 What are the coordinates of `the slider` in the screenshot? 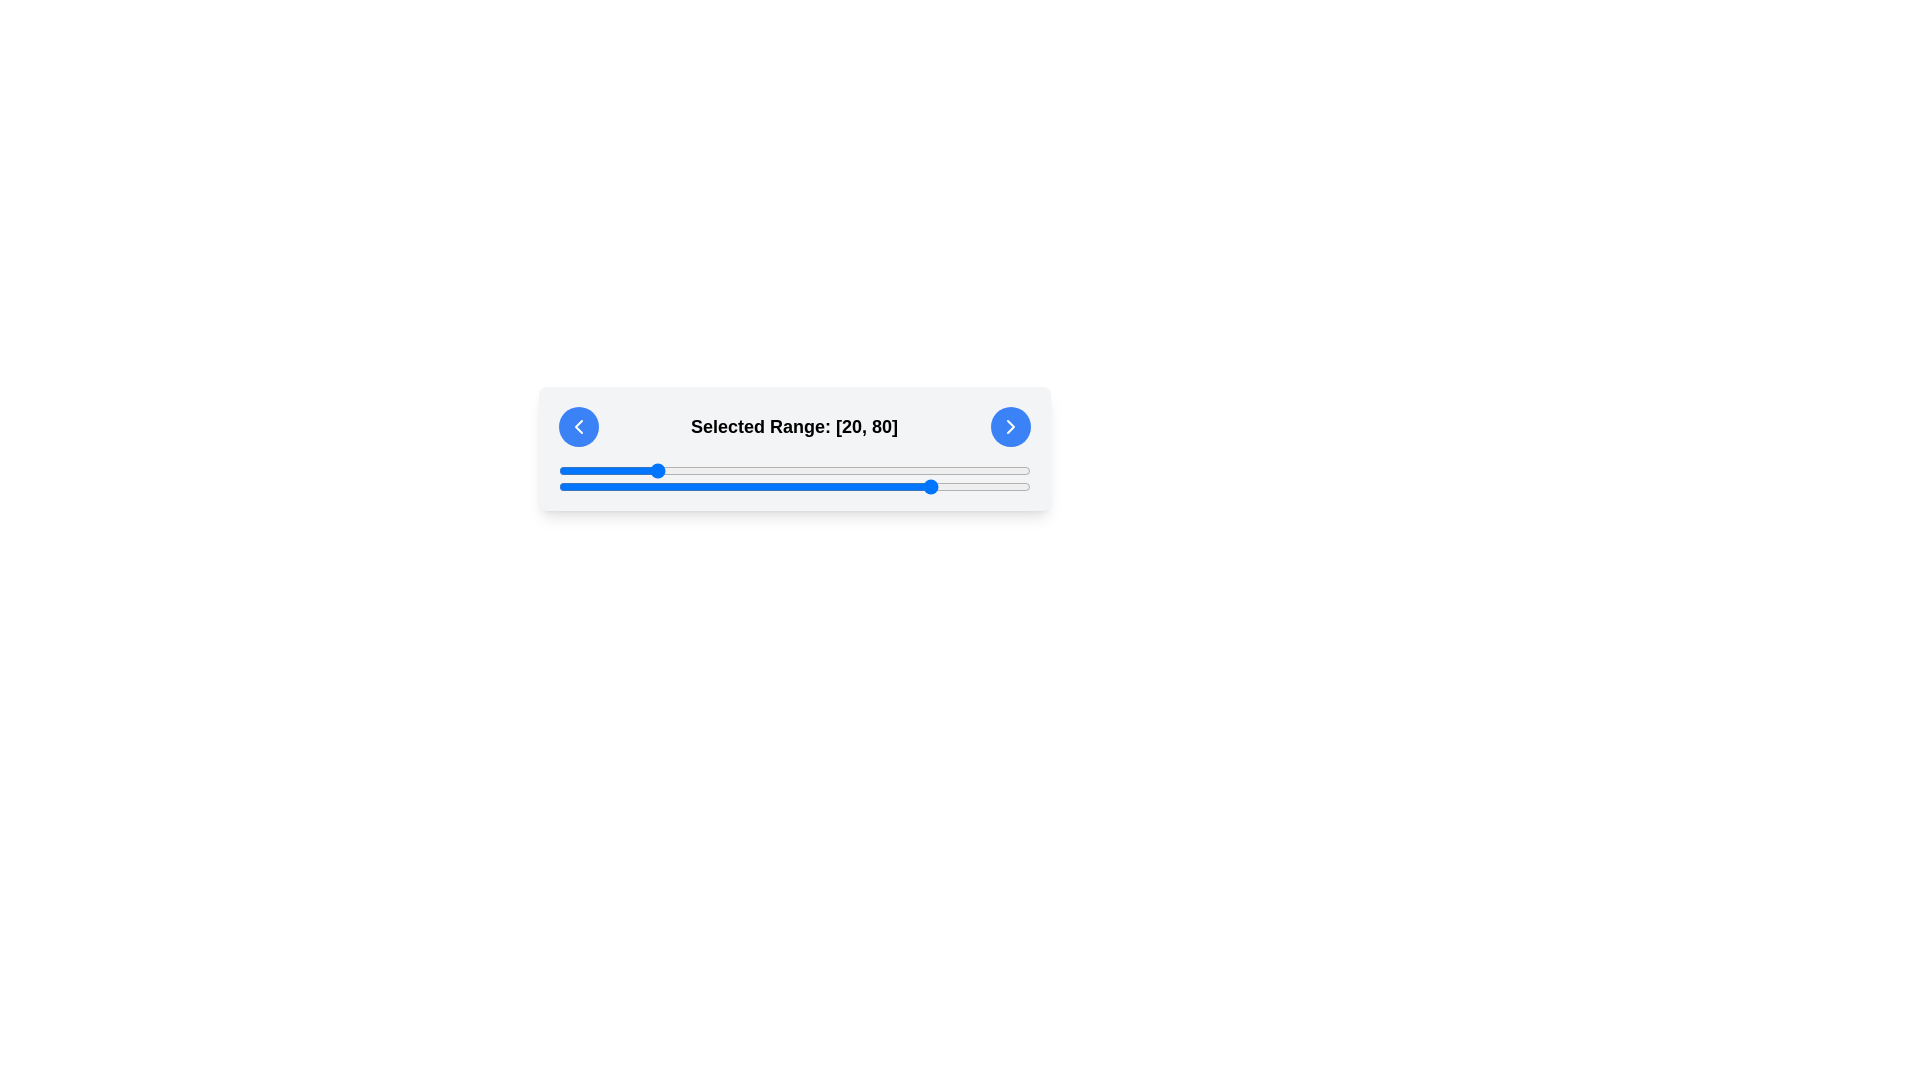 It's located at (798, 486).